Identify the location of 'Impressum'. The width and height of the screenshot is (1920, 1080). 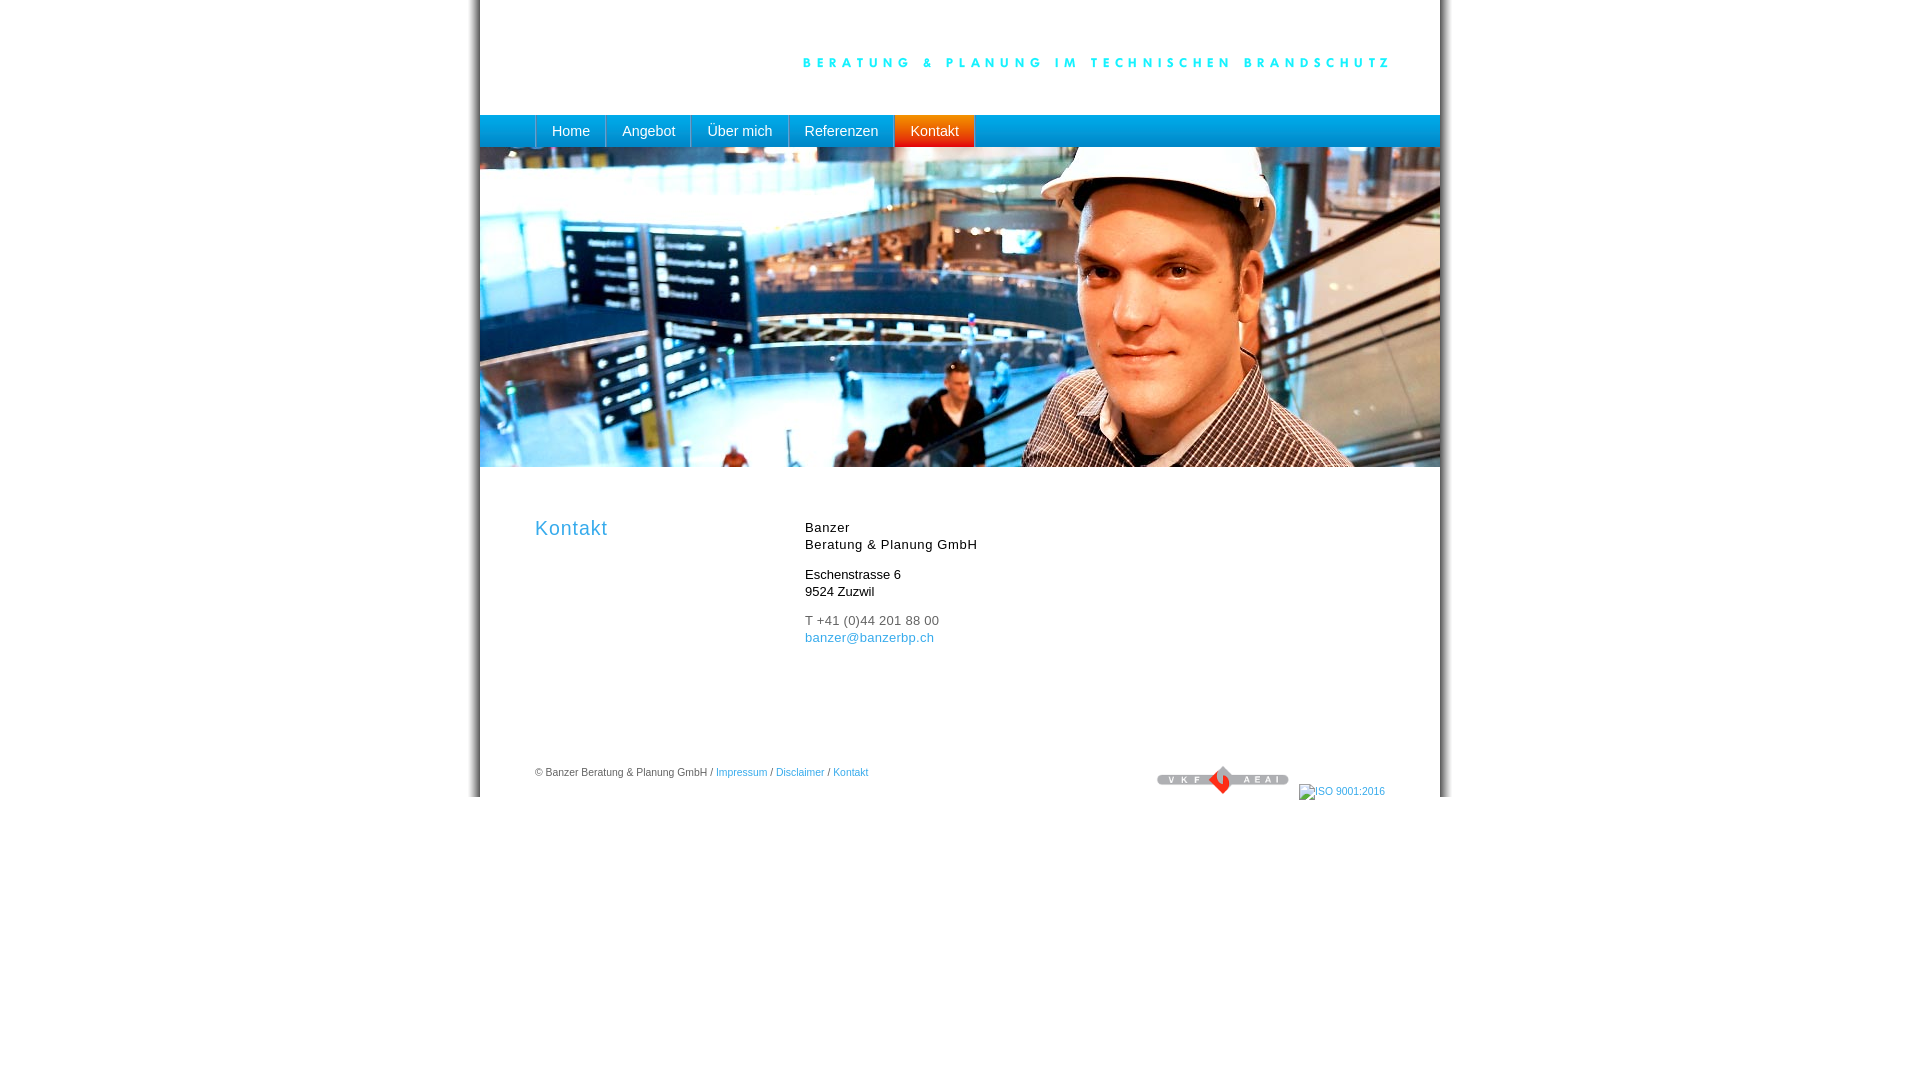
(740, 771).